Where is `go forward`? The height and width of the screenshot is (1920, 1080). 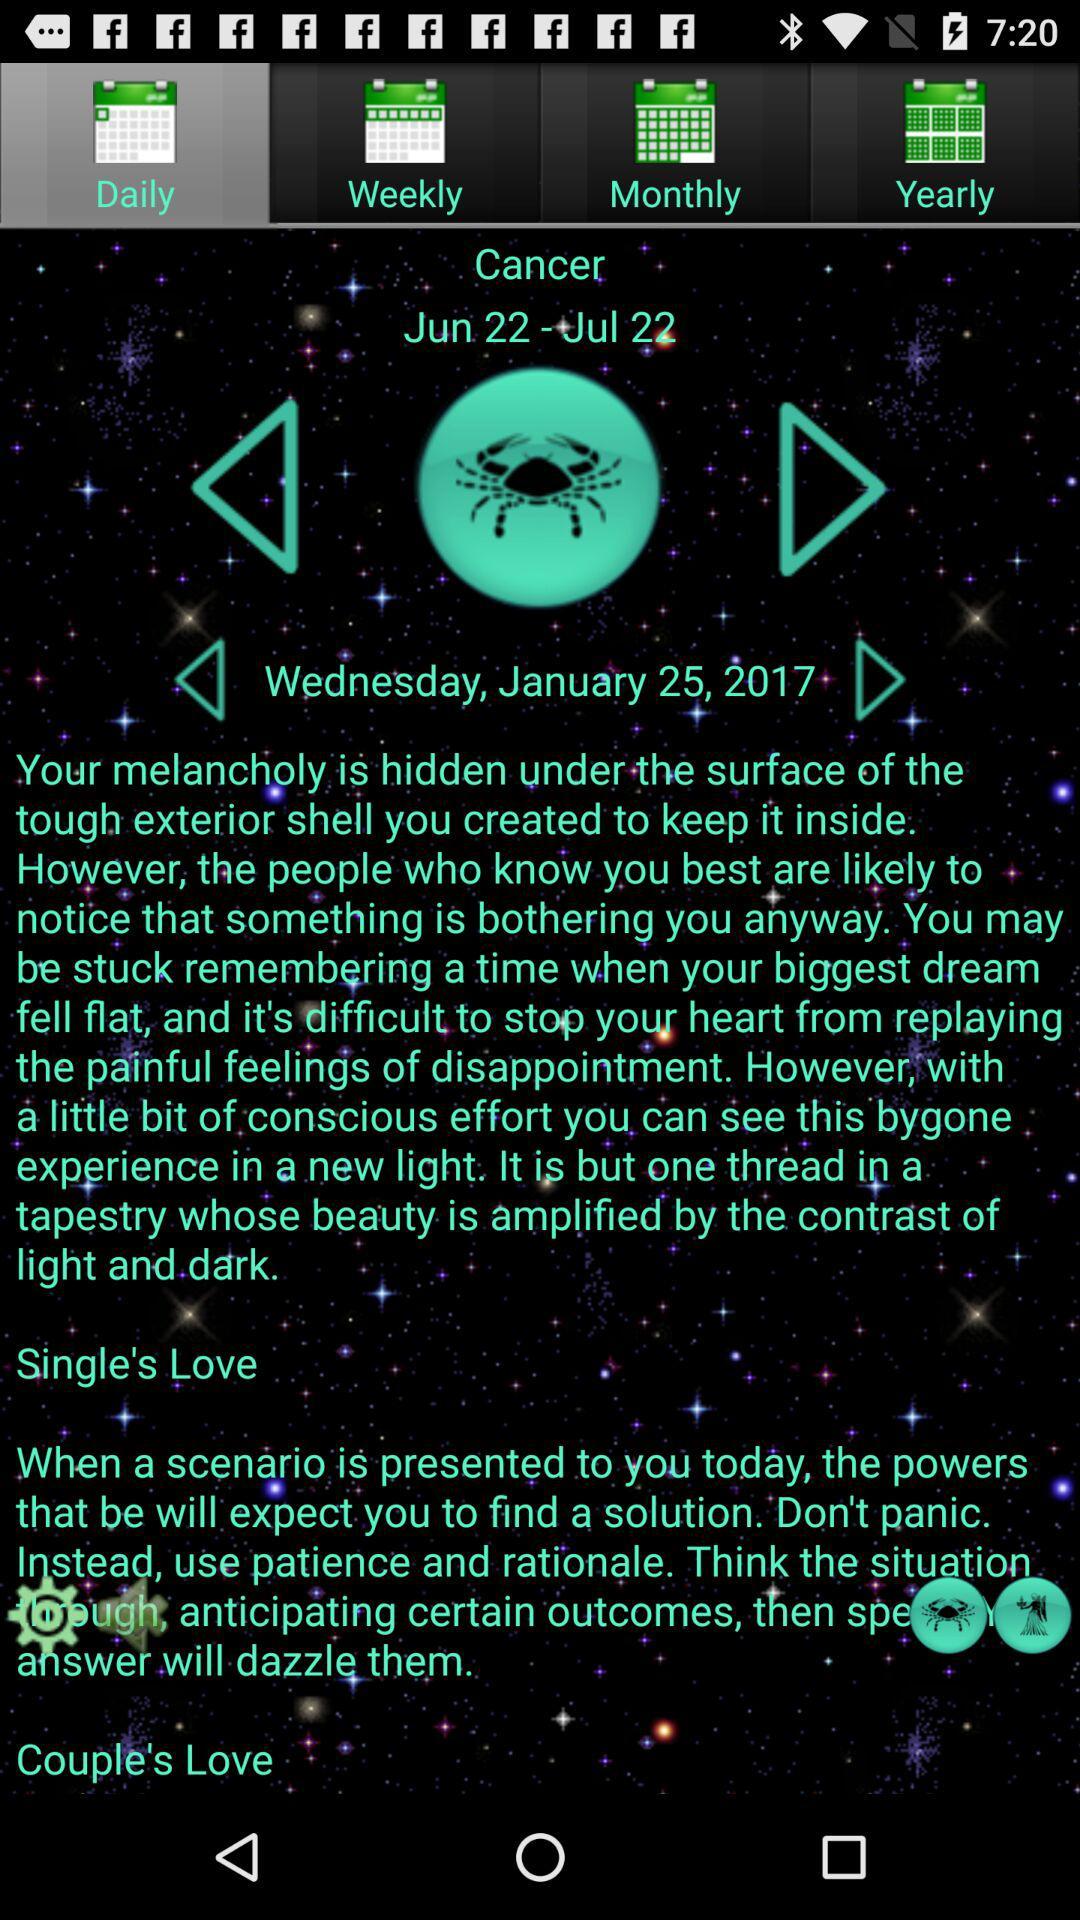
go forward is located at coordinates (879, 679).